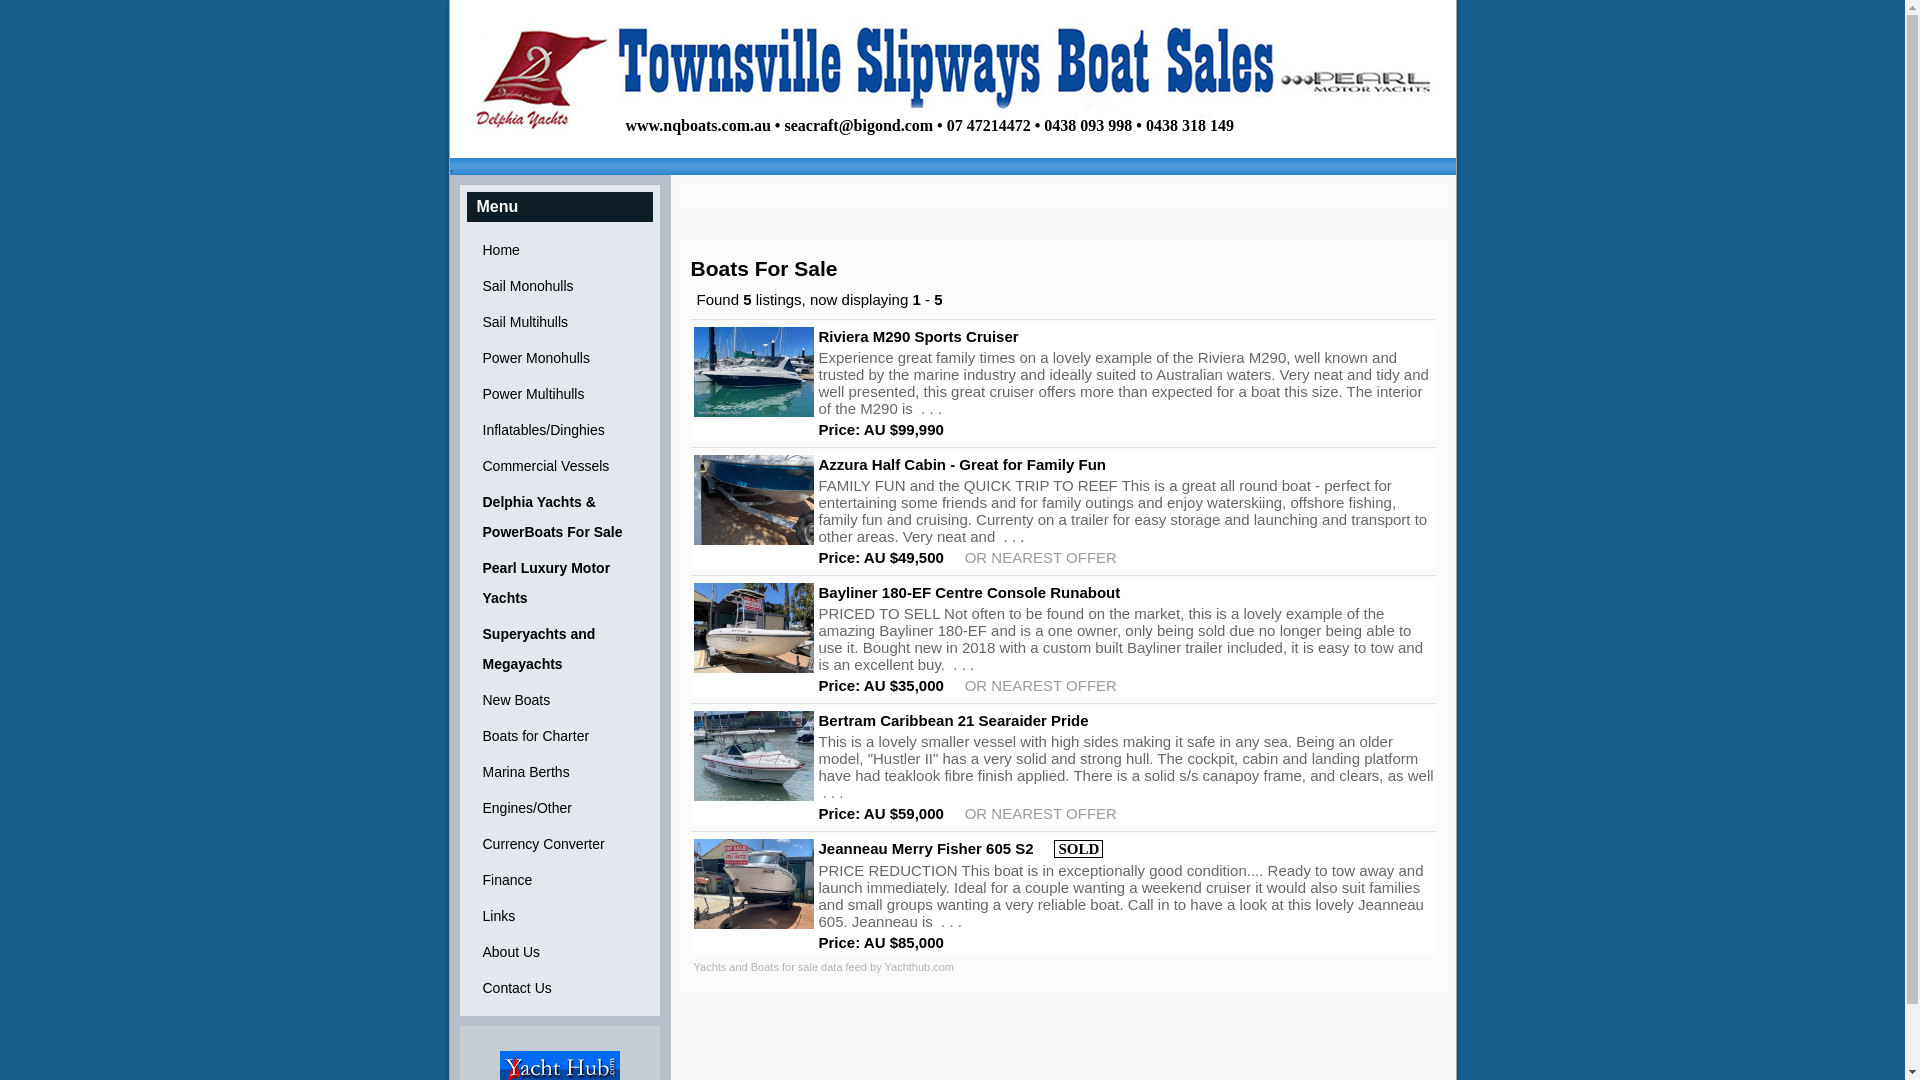 The image size is (1920, 1080). What do you see at coordinates (470, 393) in the screenshot?
I see `'Power Multihulls'` at bounding box center [470, 393].